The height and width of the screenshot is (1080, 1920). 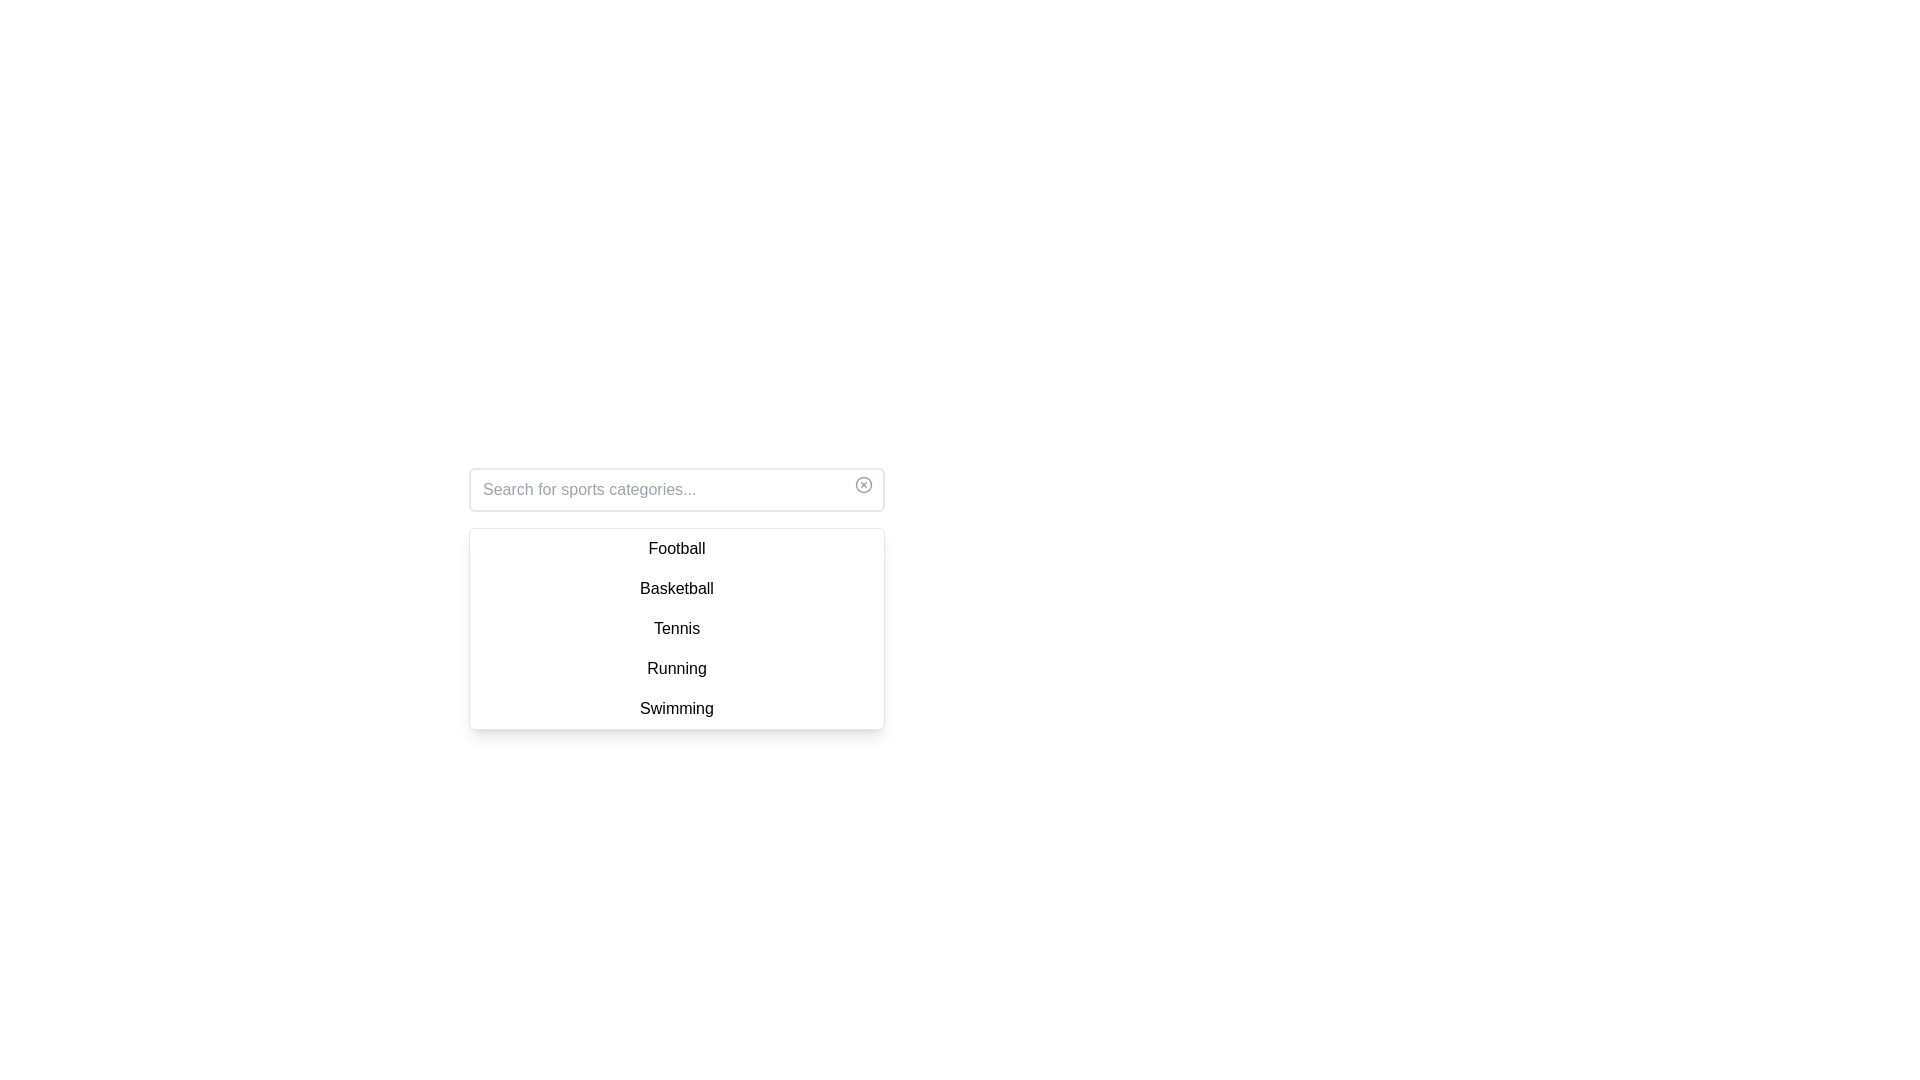 What do you see at coordinates (676, 588) in the screenshot?
I see `the selectable list item for 'Basketball', which is the second item in a vertical list of sports categories` at bounding box center [676, 588].